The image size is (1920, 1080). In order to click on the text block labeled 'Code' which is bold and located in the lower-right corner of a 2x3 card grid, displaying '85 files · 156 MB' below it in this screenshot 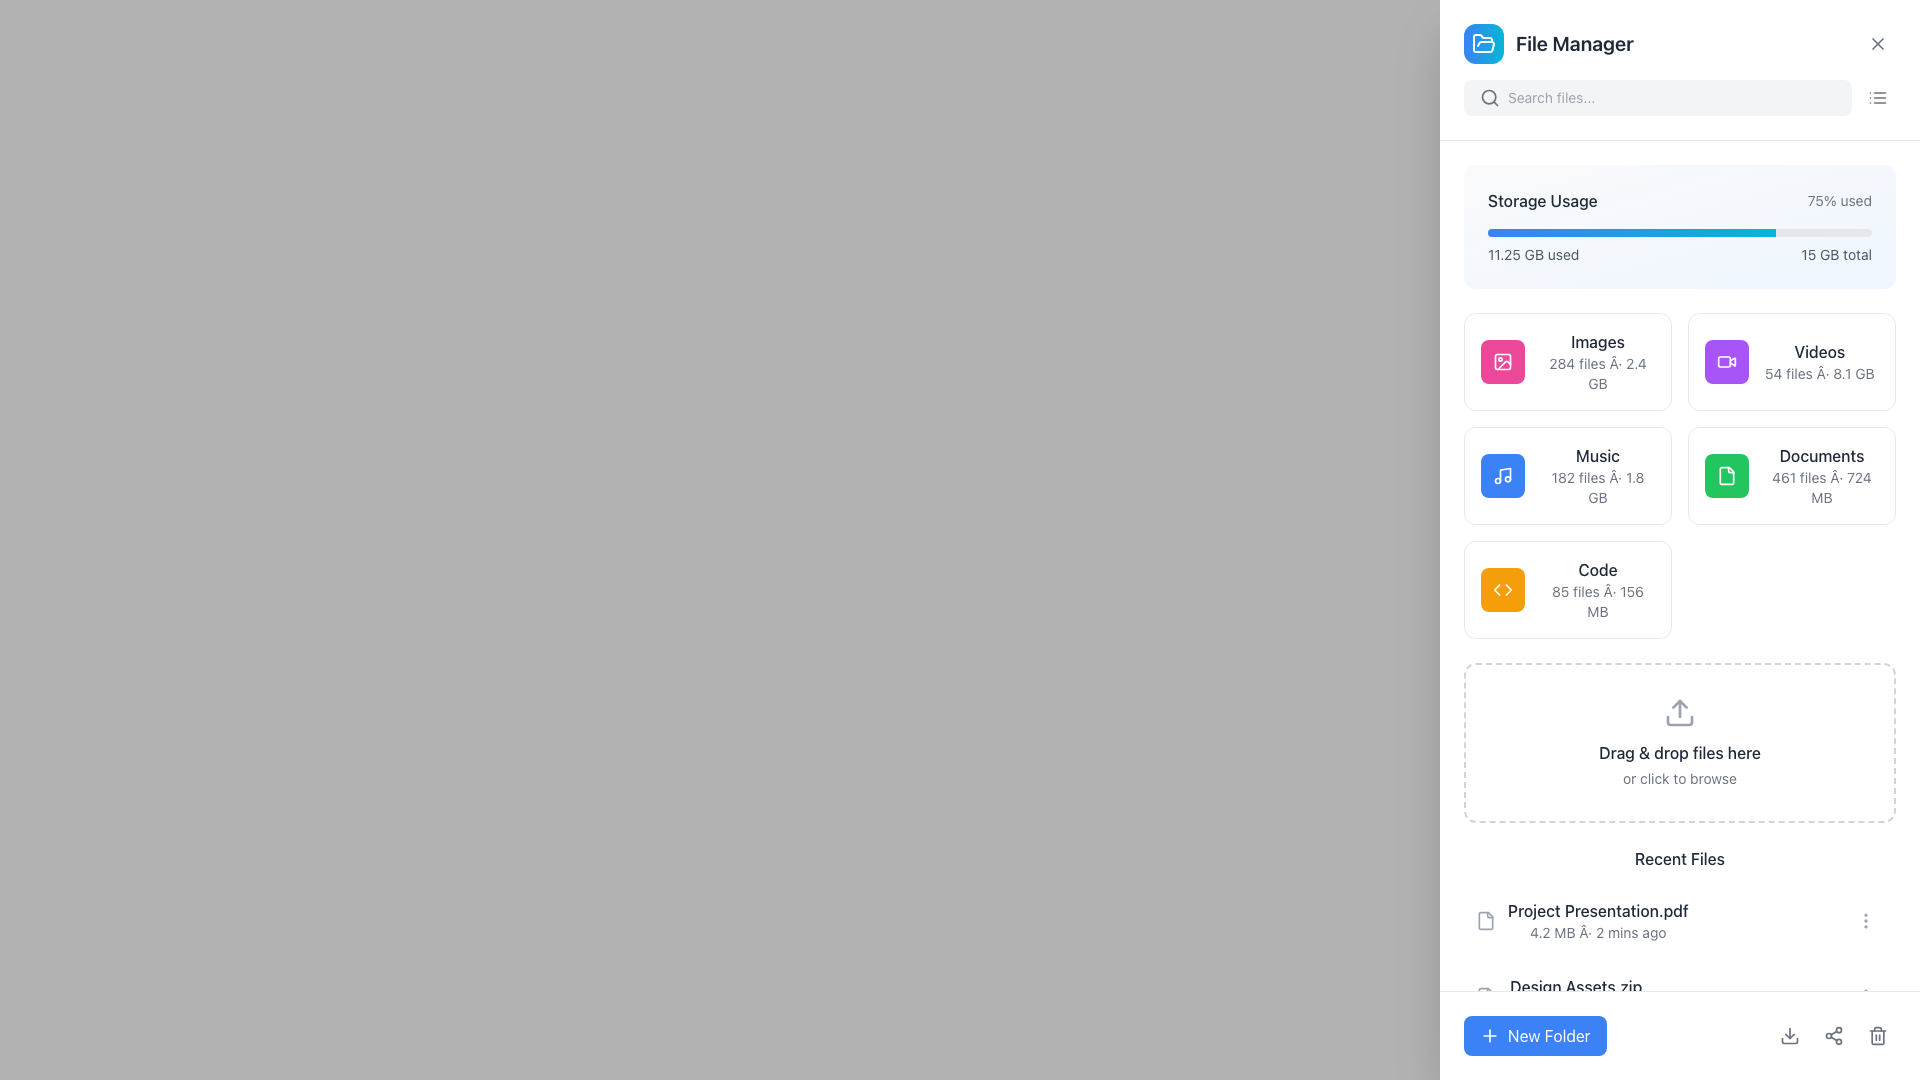, I will do `click(1597, 589)`.